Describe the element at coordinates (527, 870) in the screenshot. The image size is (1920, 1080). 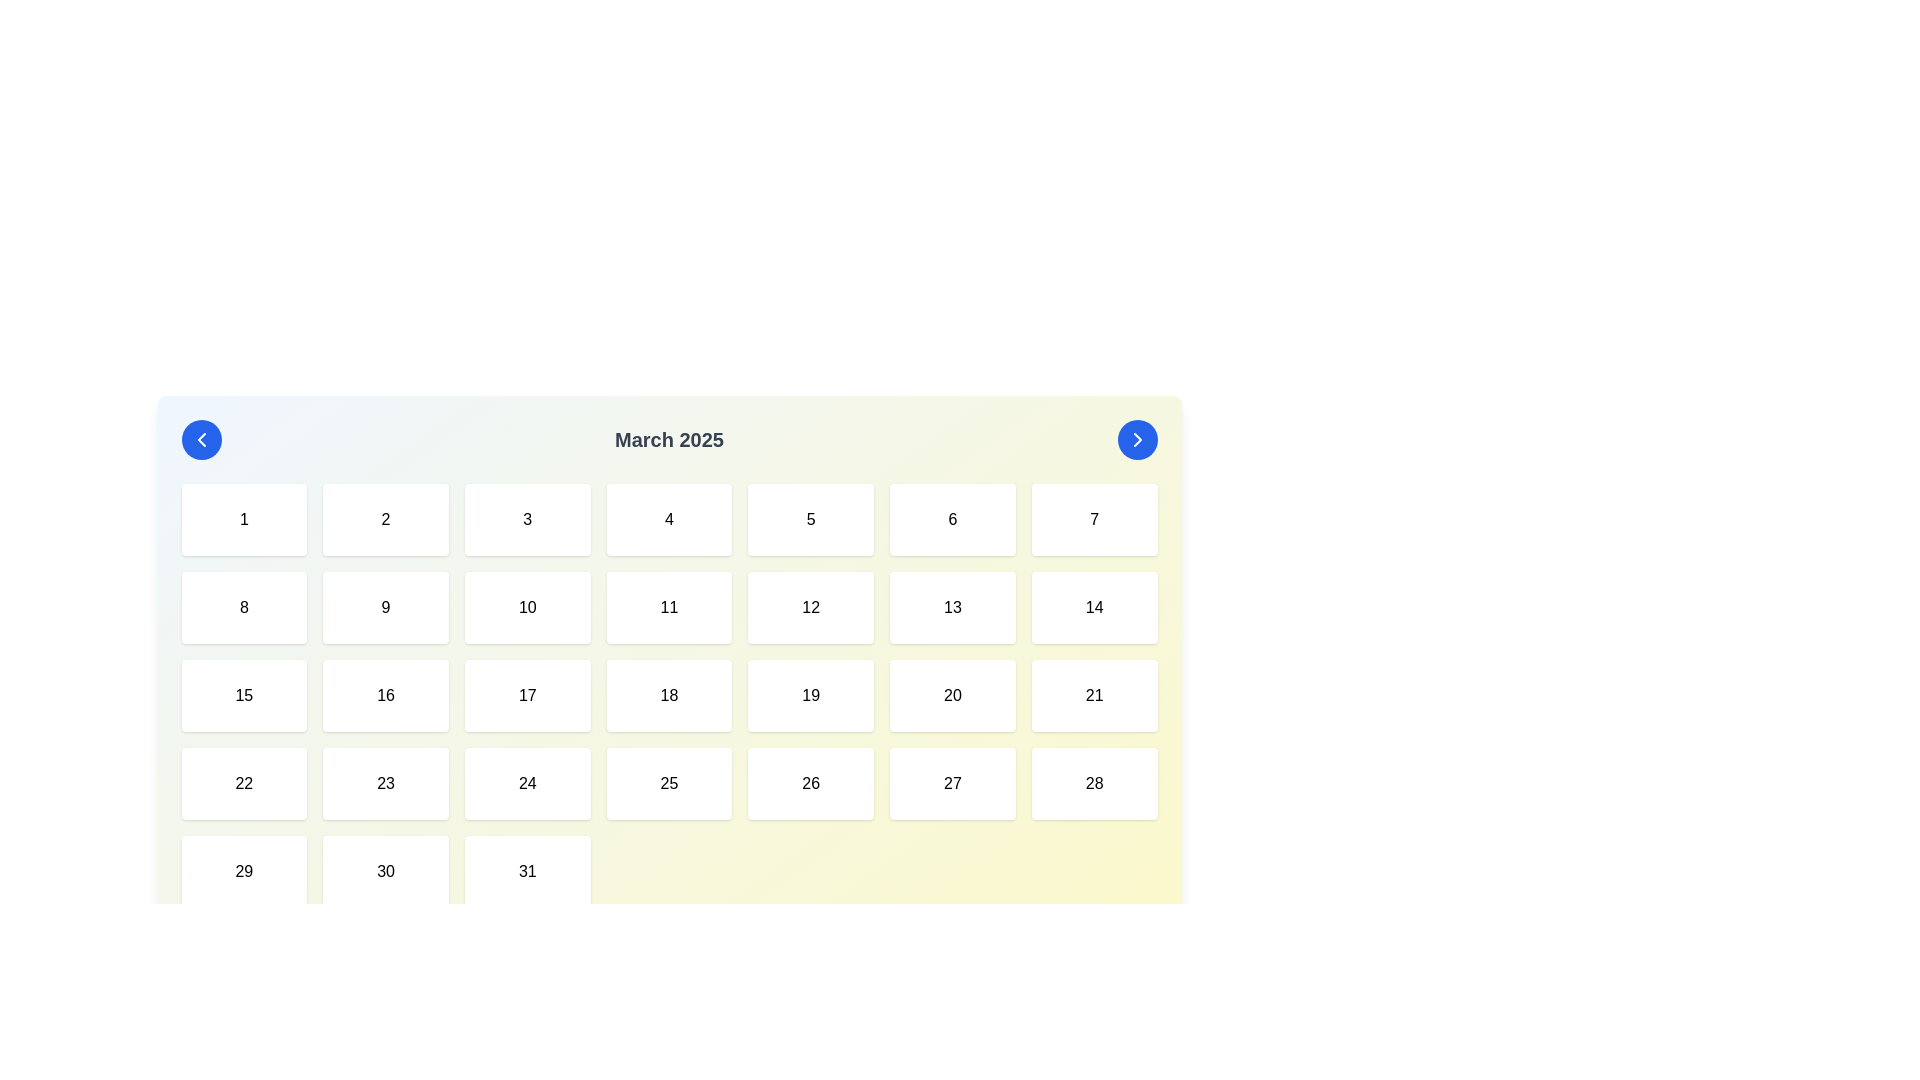
I see `the calendar date tile representing '31'` at that location.